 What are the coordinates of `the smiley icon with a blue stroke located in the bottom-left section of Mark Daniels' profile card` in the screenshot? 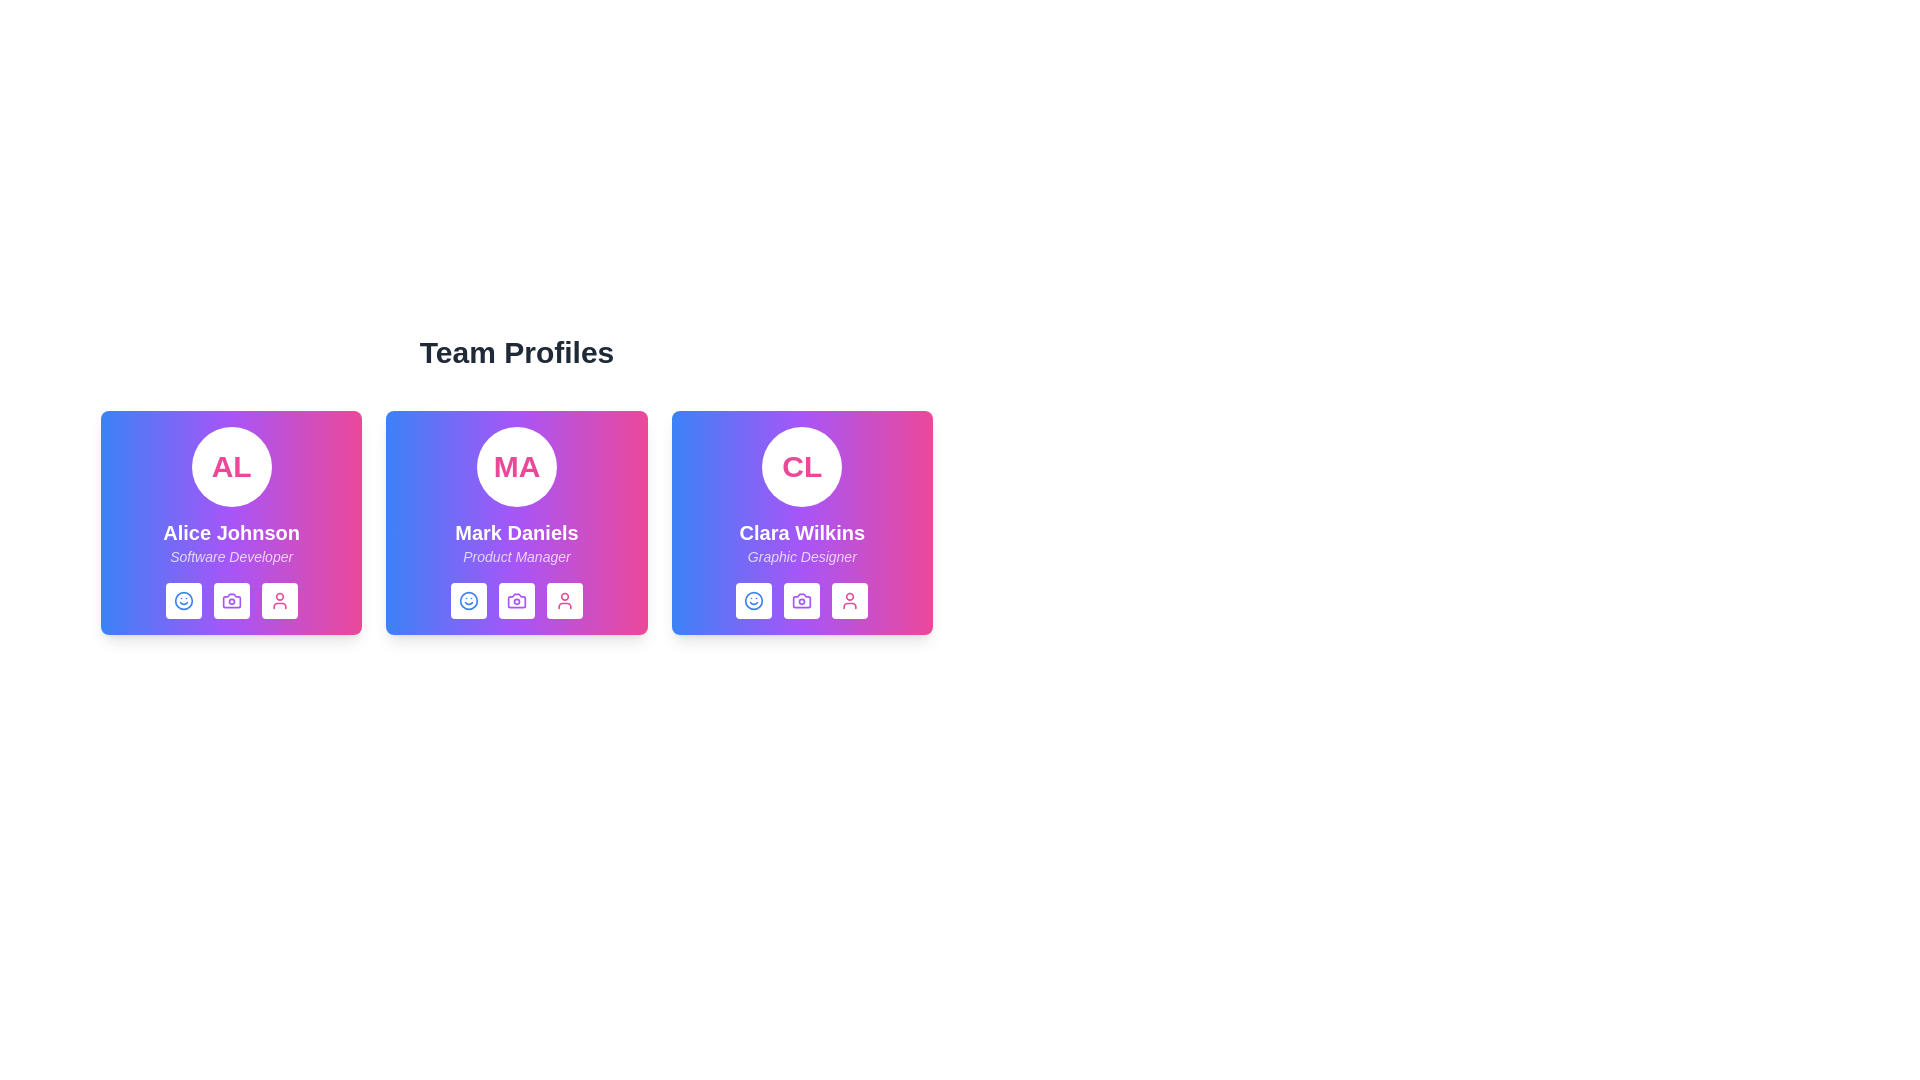 It's located at (468, 600).